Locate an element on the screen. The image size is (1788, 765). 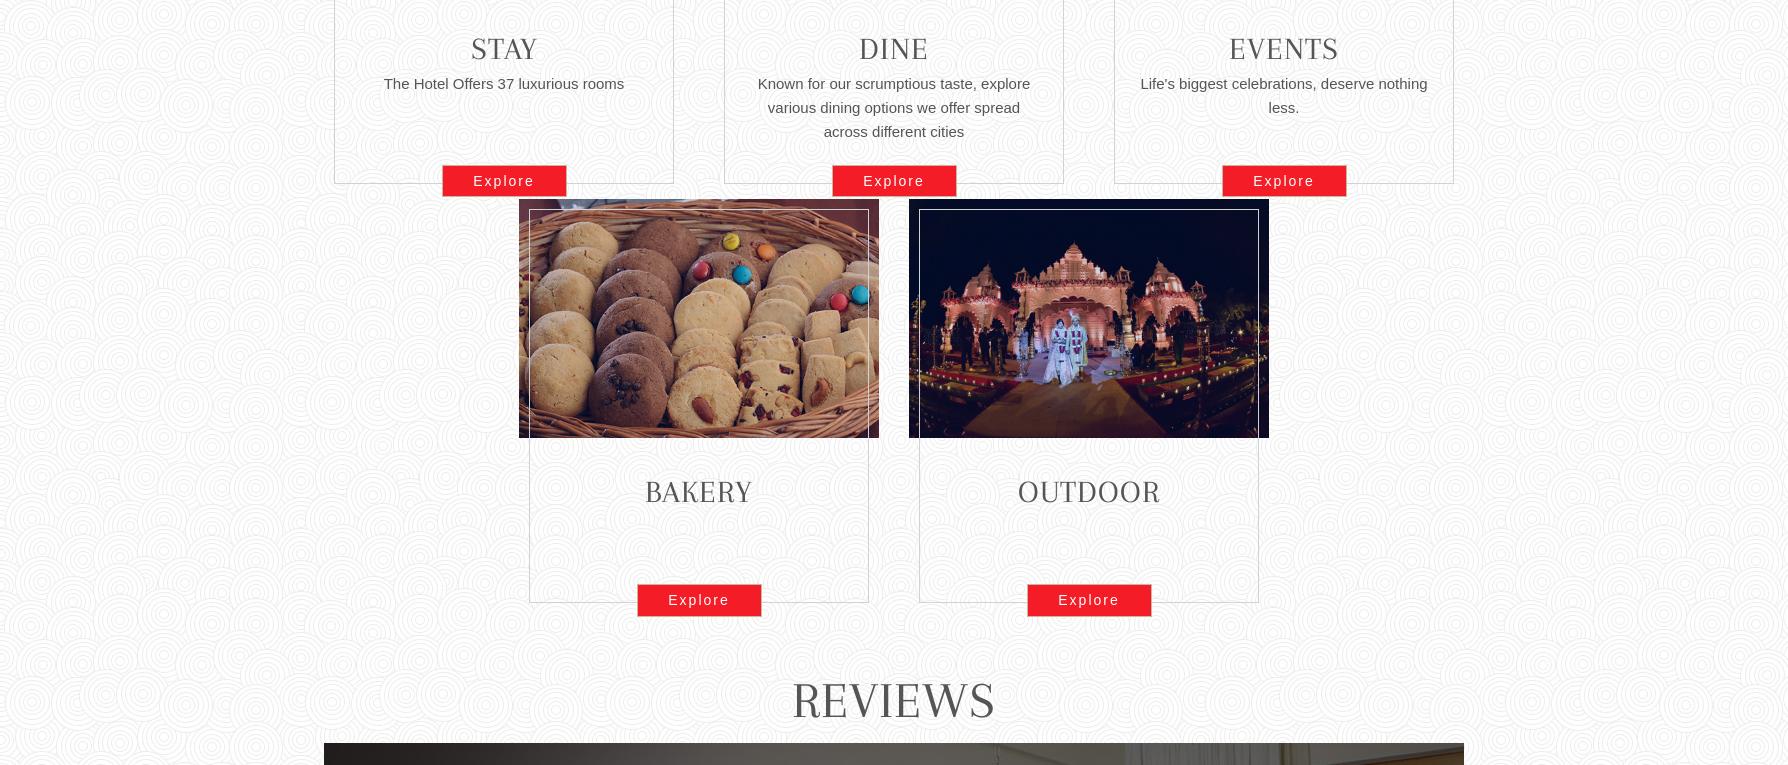
'Reviews' is located at coordinates (894, 699).